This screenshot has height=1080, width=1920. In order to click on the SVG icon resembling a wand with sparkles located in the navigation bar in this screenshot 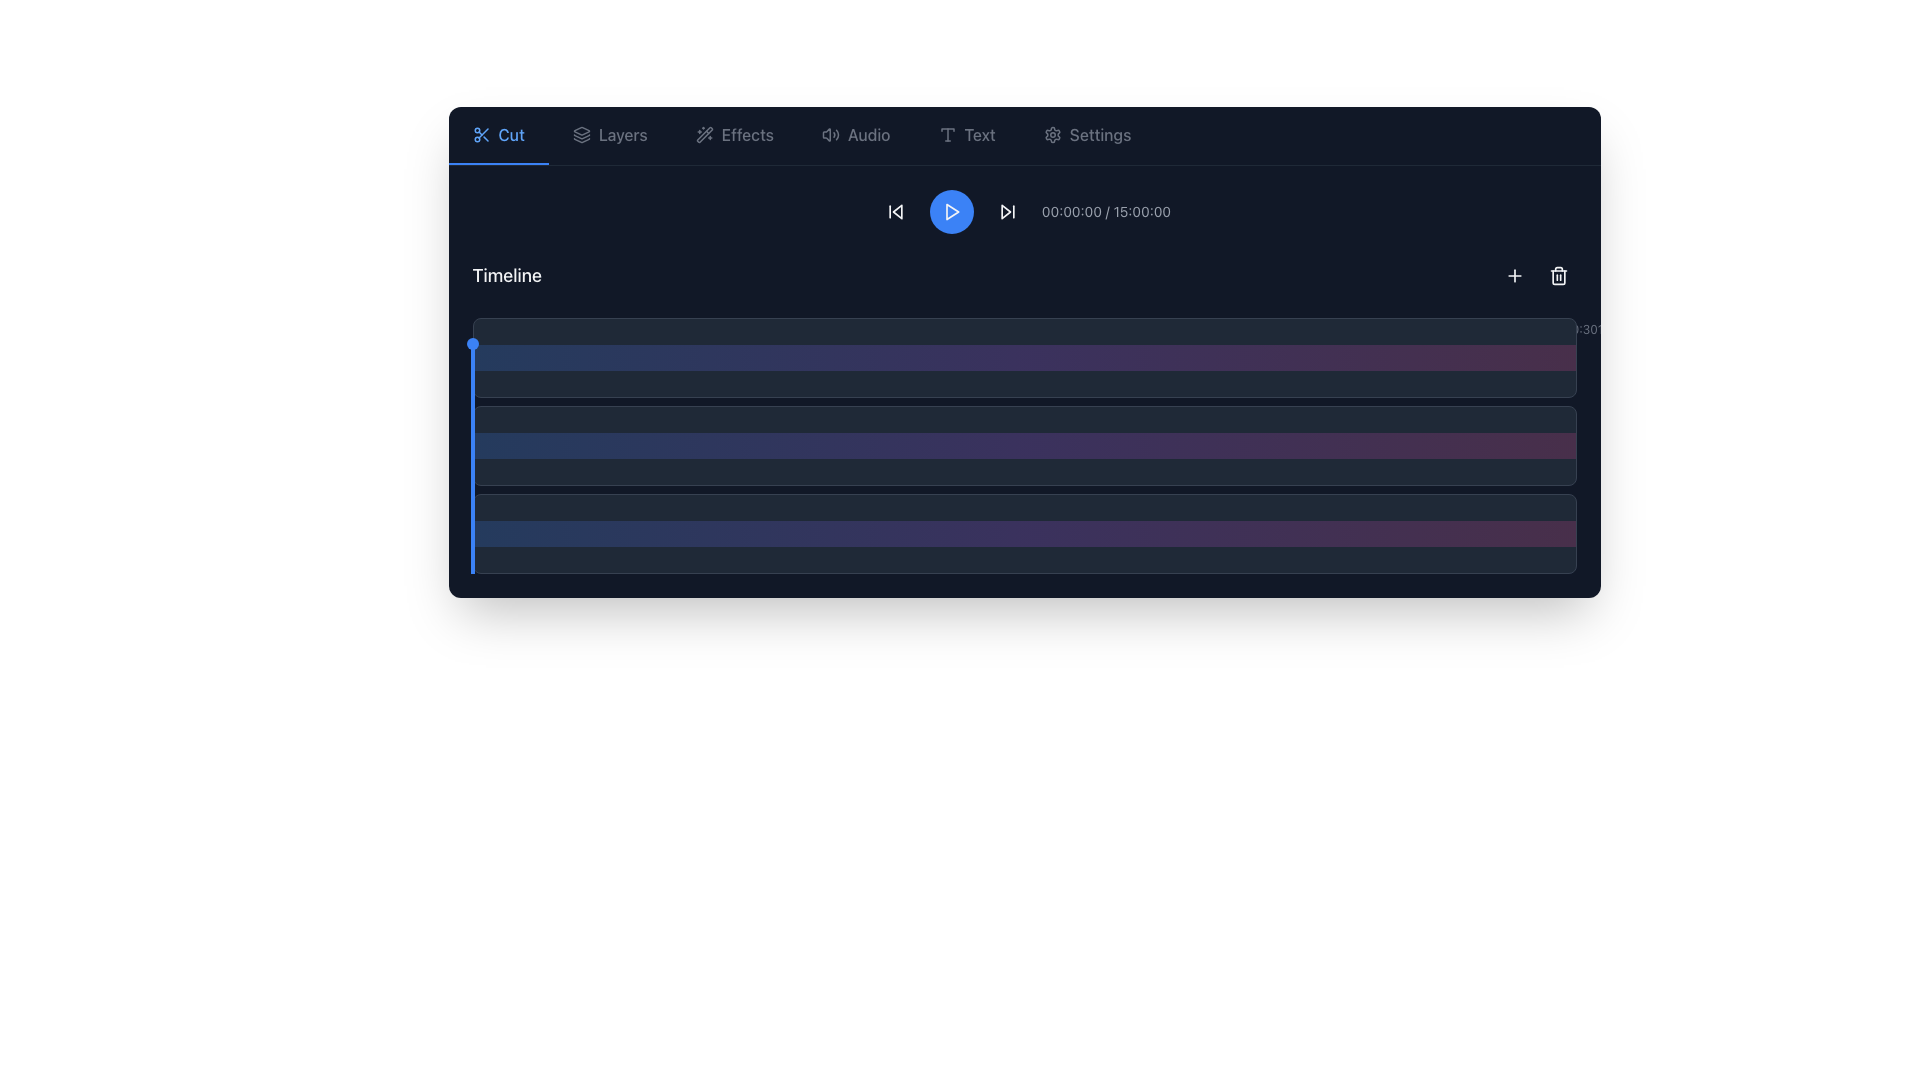, I will do `click(704, 135)`.